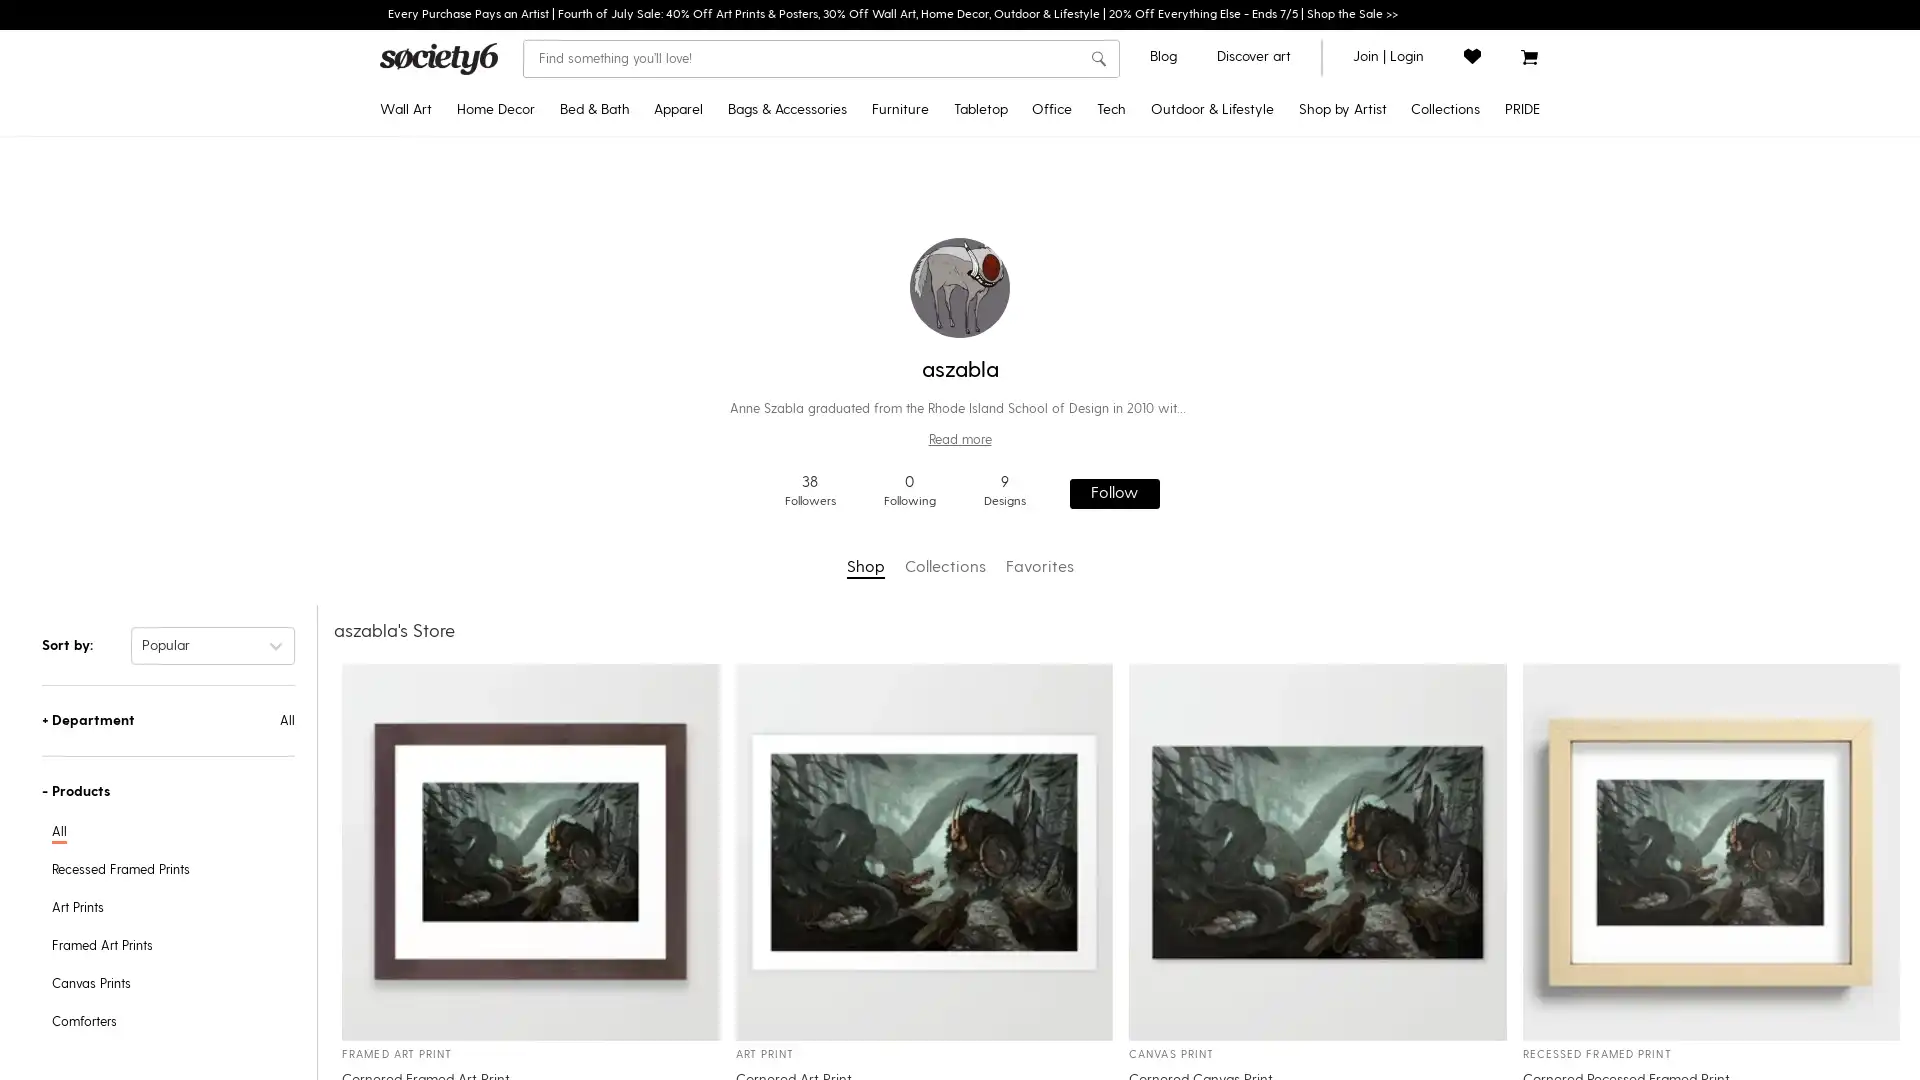 This screenshot has height=1080, width=1920. What do you see at coordinates (470, 385) in the screenshot?
I see `Floating Acrylic Prints` at bounding box center [470, 385].